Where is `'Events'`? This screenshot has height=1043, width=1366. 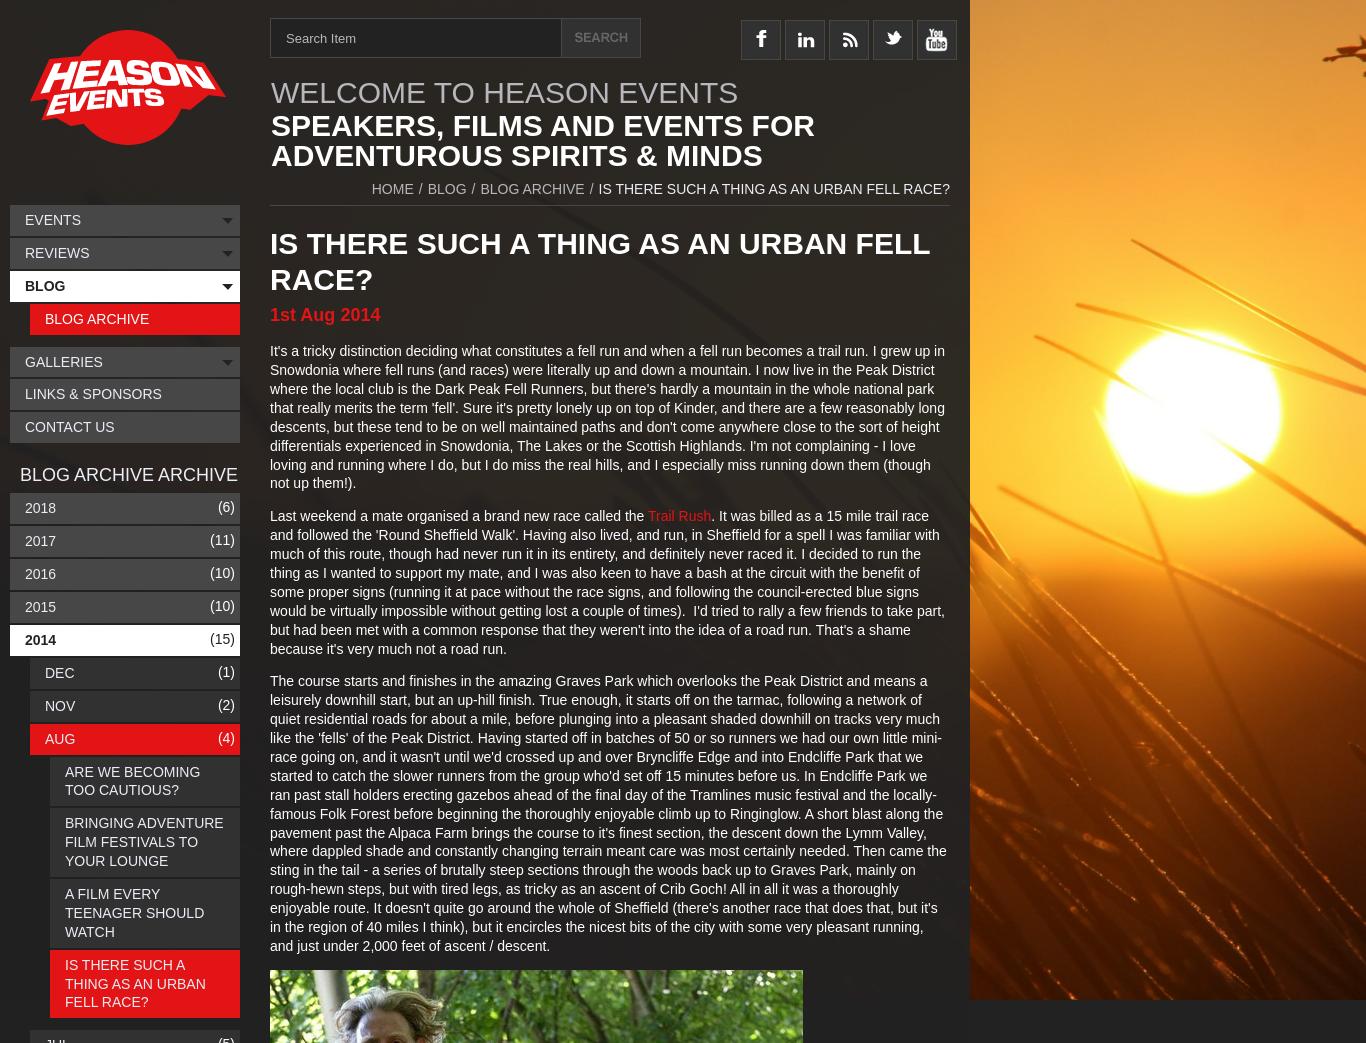 'Events' is located at coordinates (53, 218).